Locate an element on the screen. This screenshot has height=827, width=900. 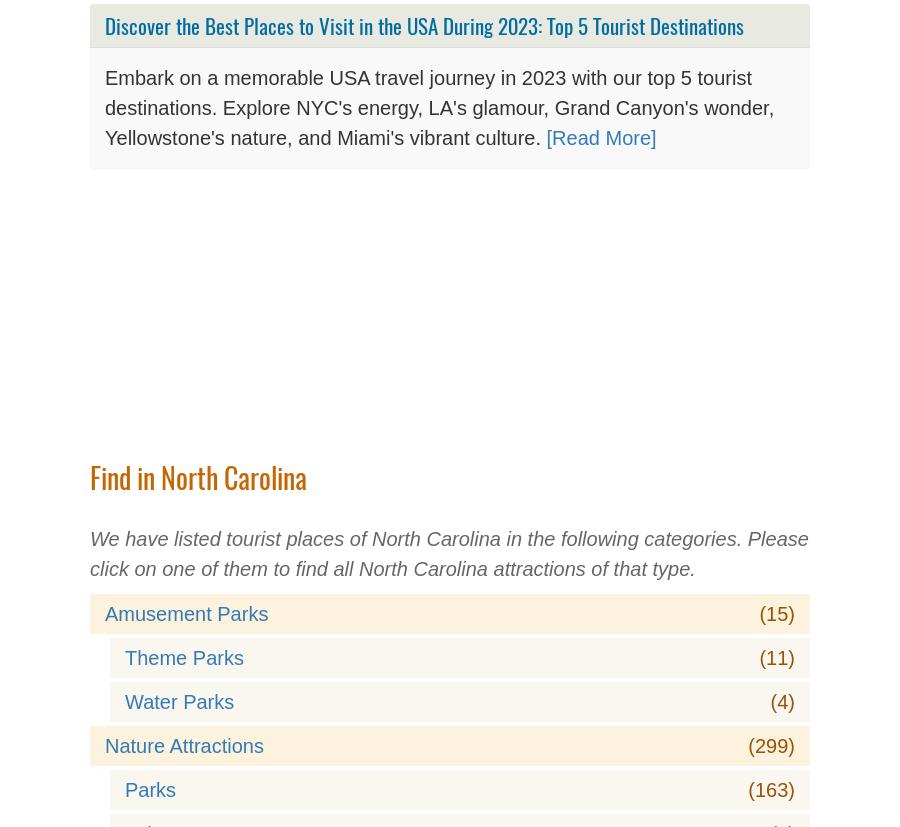
'We have listed tourist places of North Carolina in the following categories. Please click on one of them to find all North Carolina attractions of that type.' is located at coordinates (89, 553).